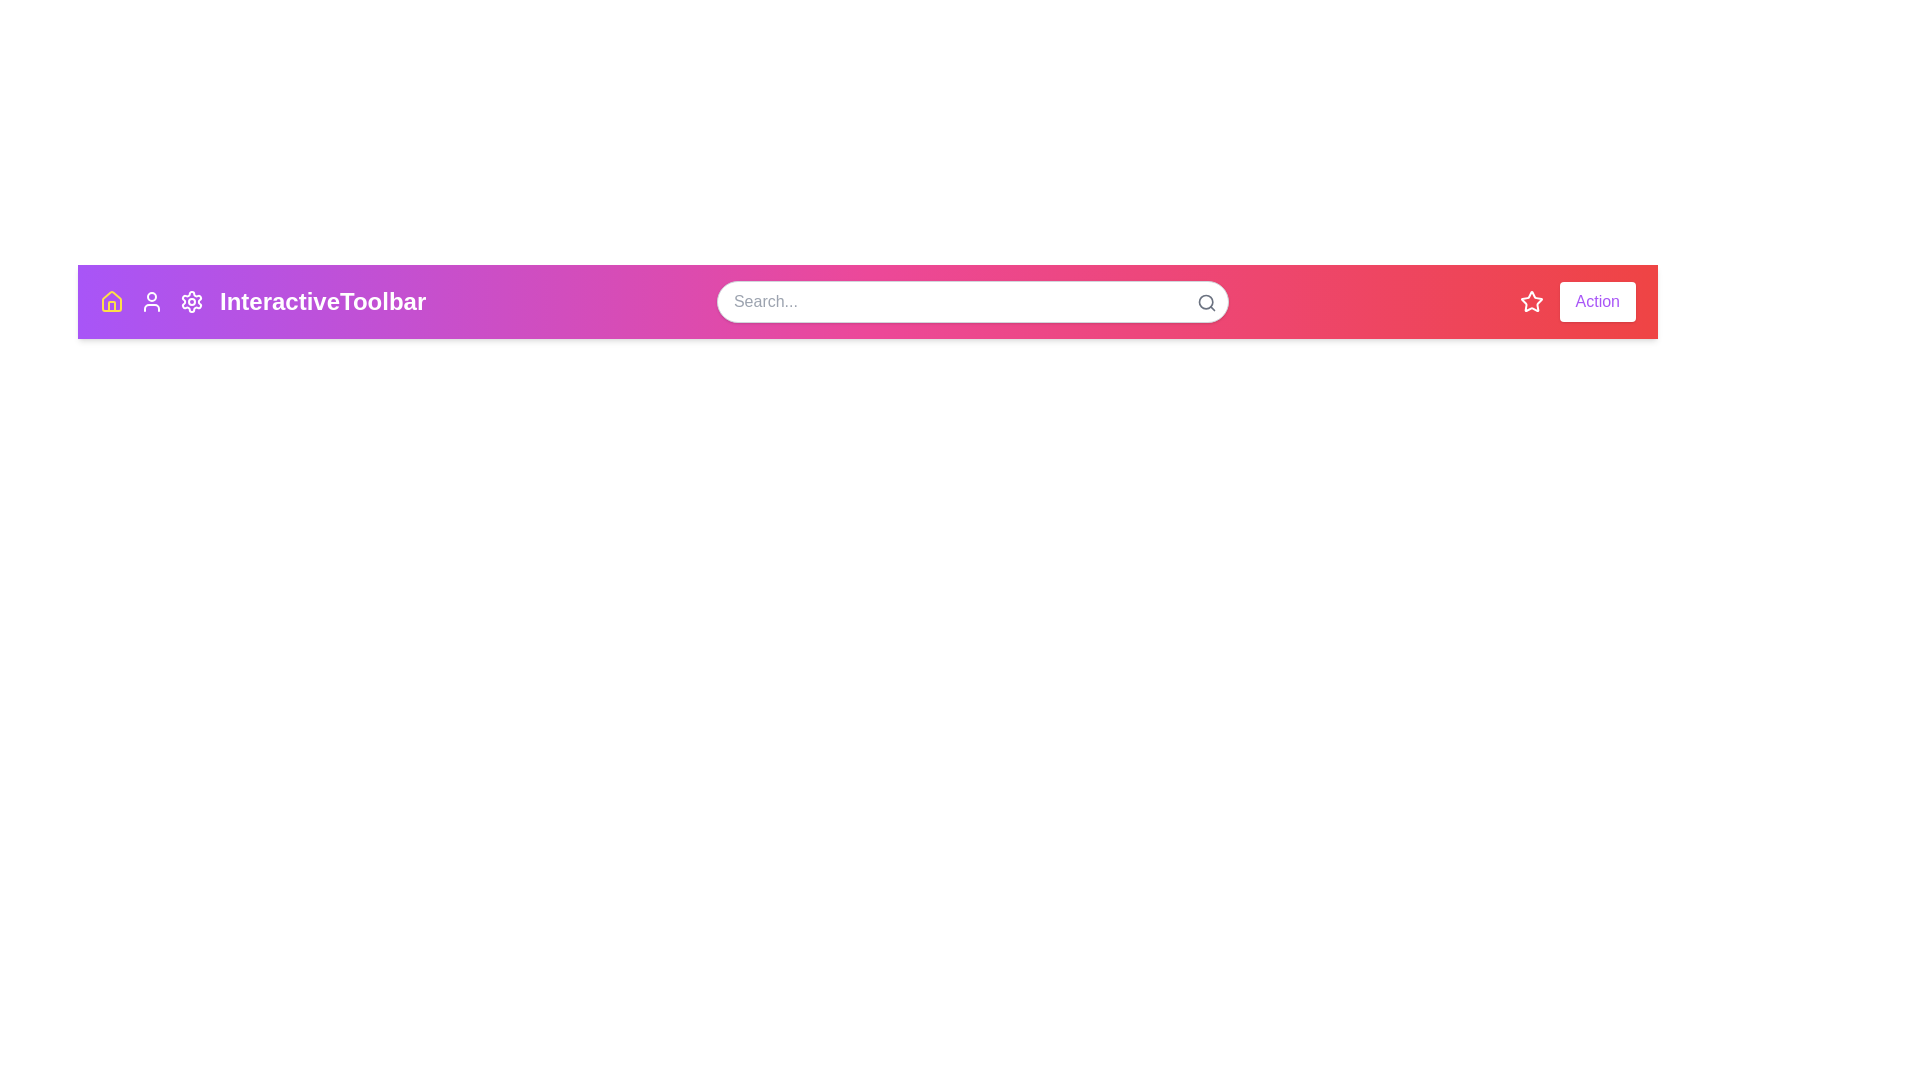 This screenshot has width=1920, height=1080. I want to click on the User icon to switch the active tab, so click(151, 301).